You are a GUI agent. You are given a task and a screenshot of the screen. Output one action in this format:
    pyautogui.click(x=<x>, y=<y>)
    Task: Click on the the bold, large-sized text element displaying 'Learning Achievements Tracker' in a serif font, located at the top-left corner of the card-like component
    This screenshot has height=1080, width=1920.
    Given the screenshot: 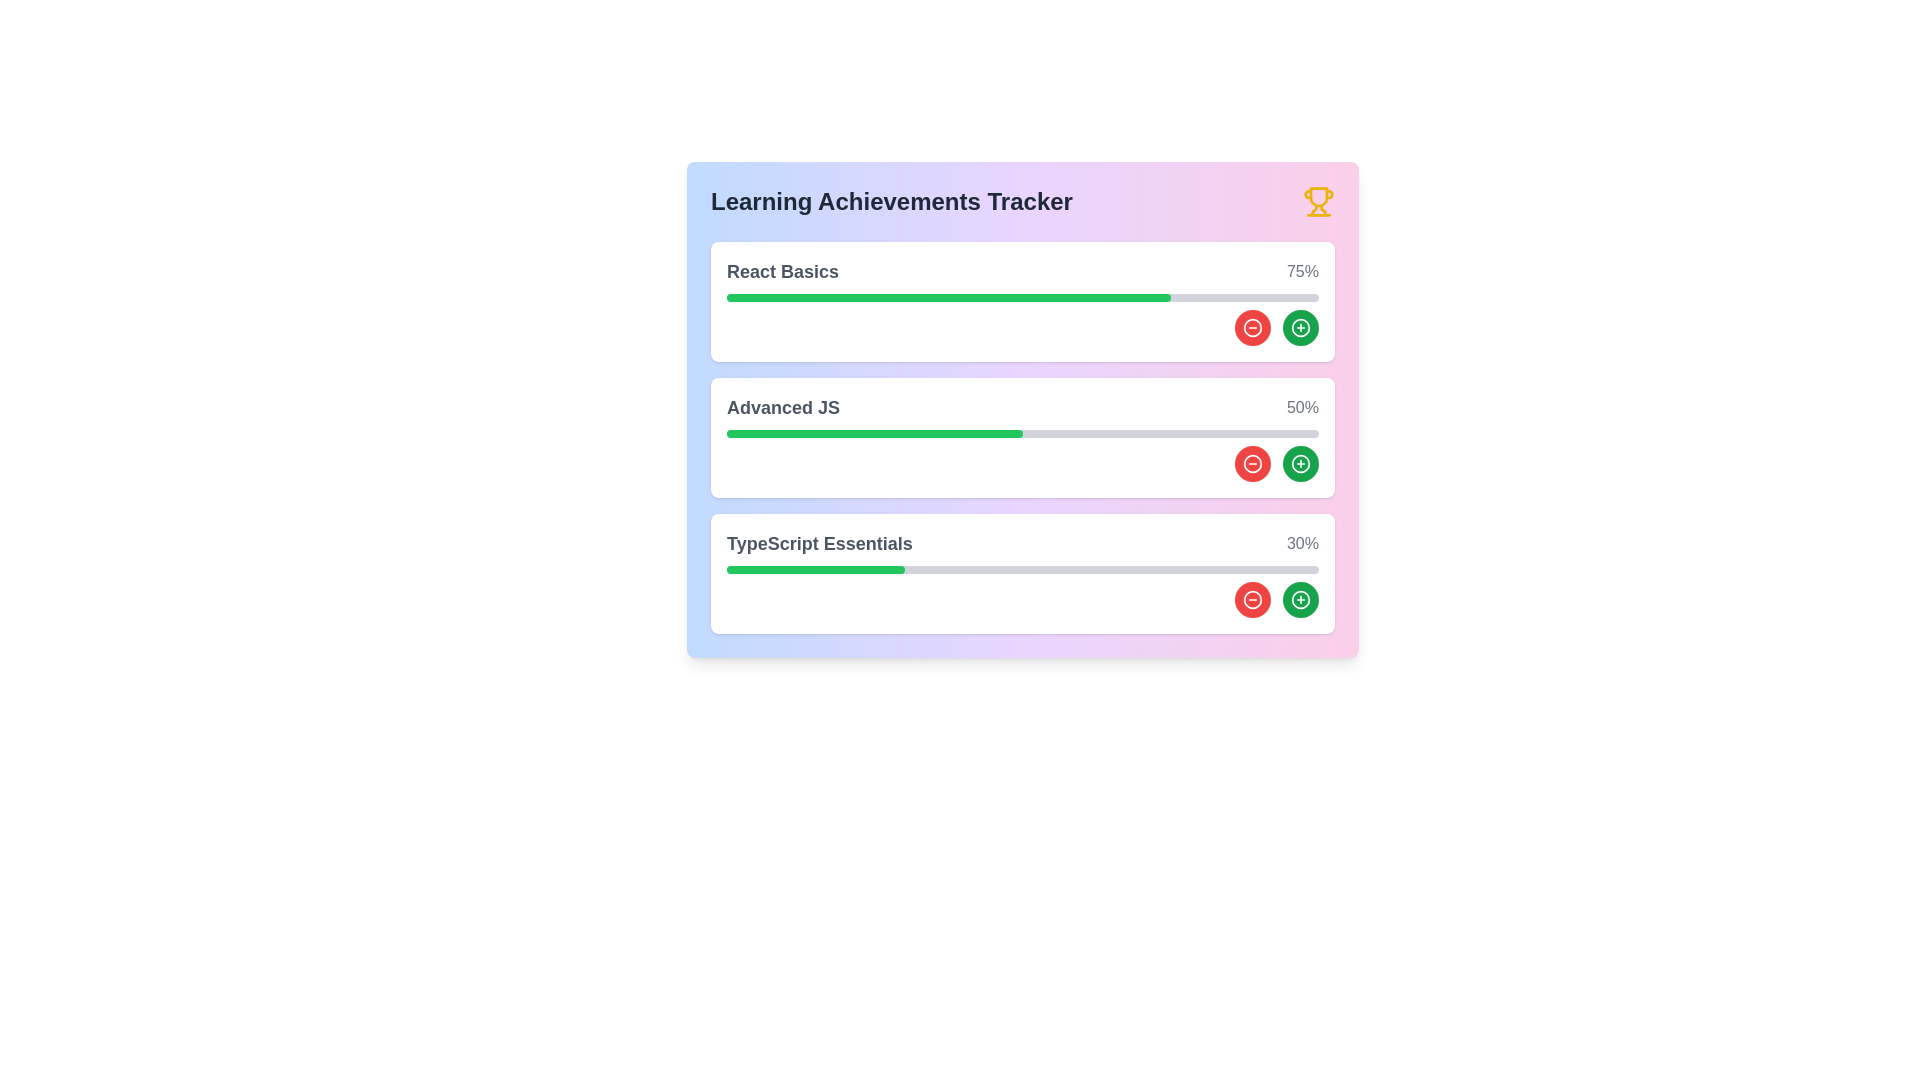 What is the action you would take?
    pyautogui.click(x=891, y=201)
    